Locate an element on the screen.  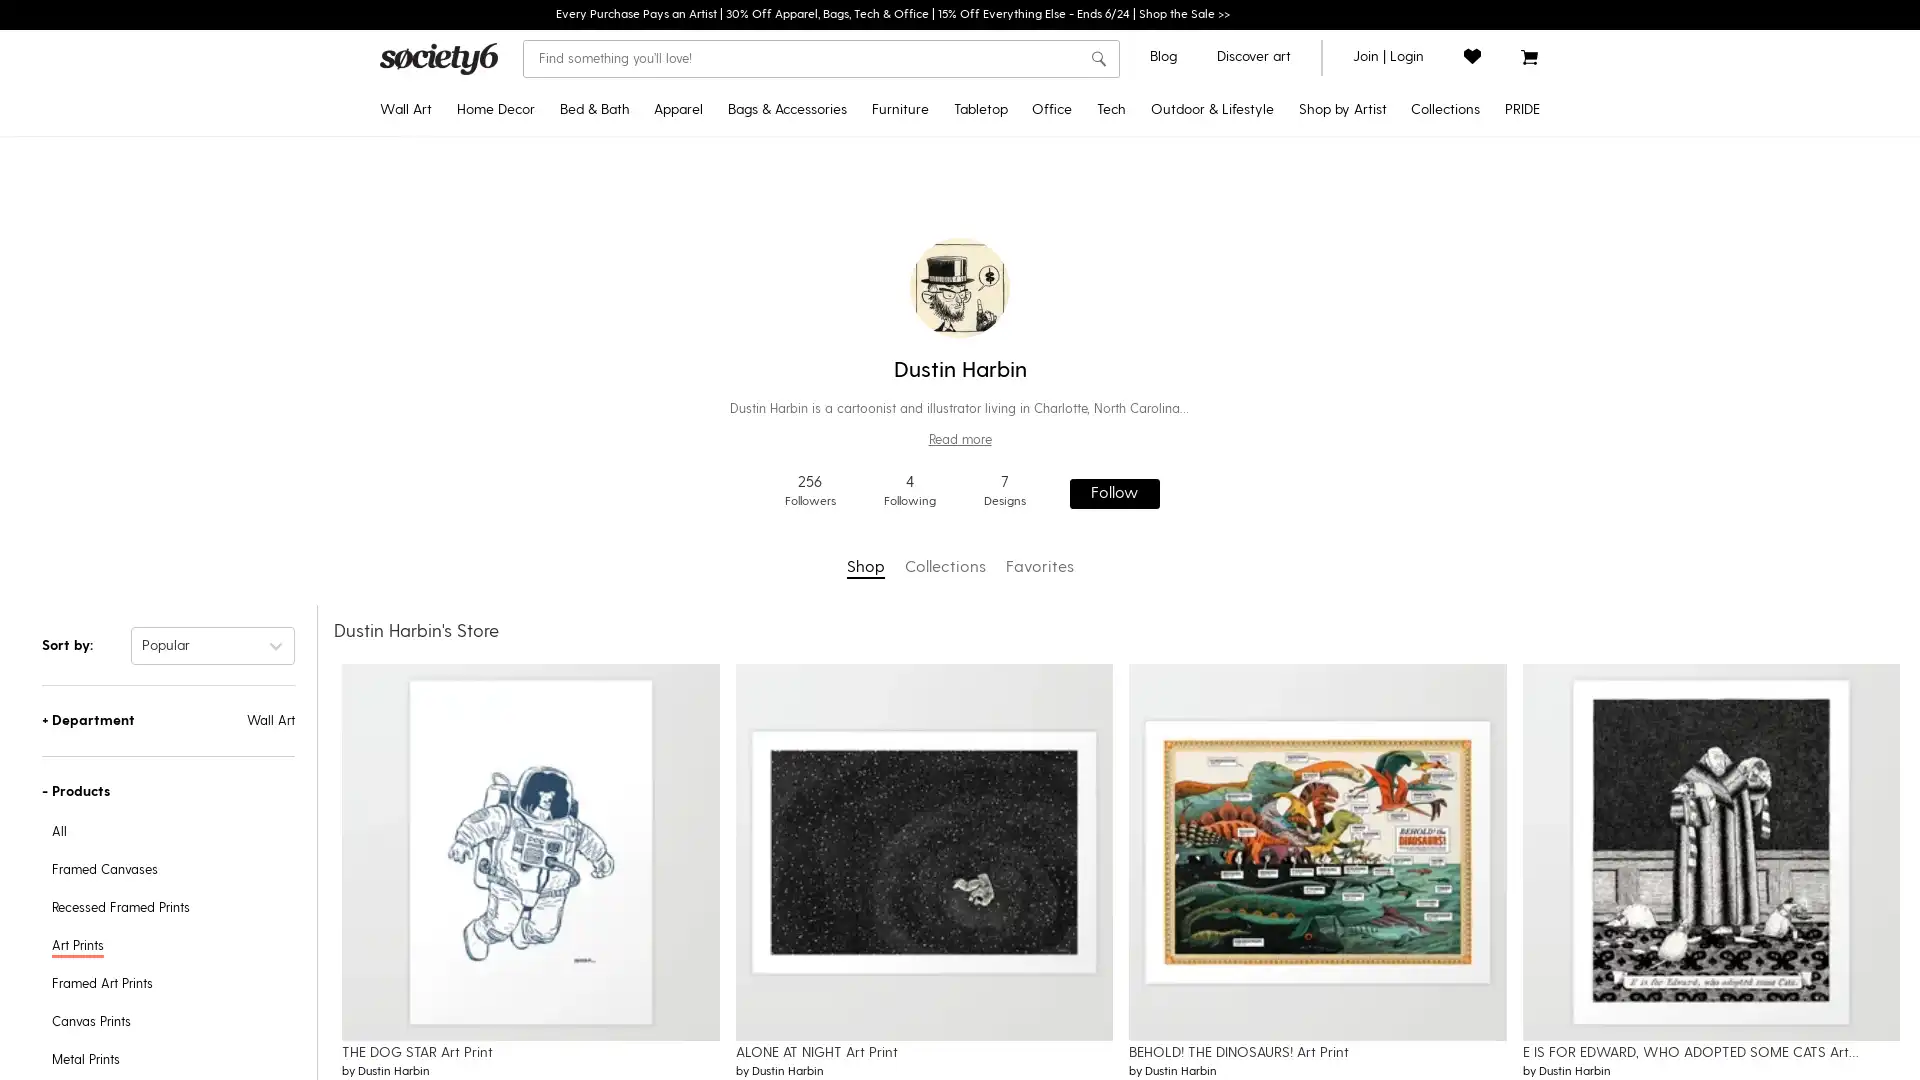
Throw Pillows is located at coordinates (533, 192).